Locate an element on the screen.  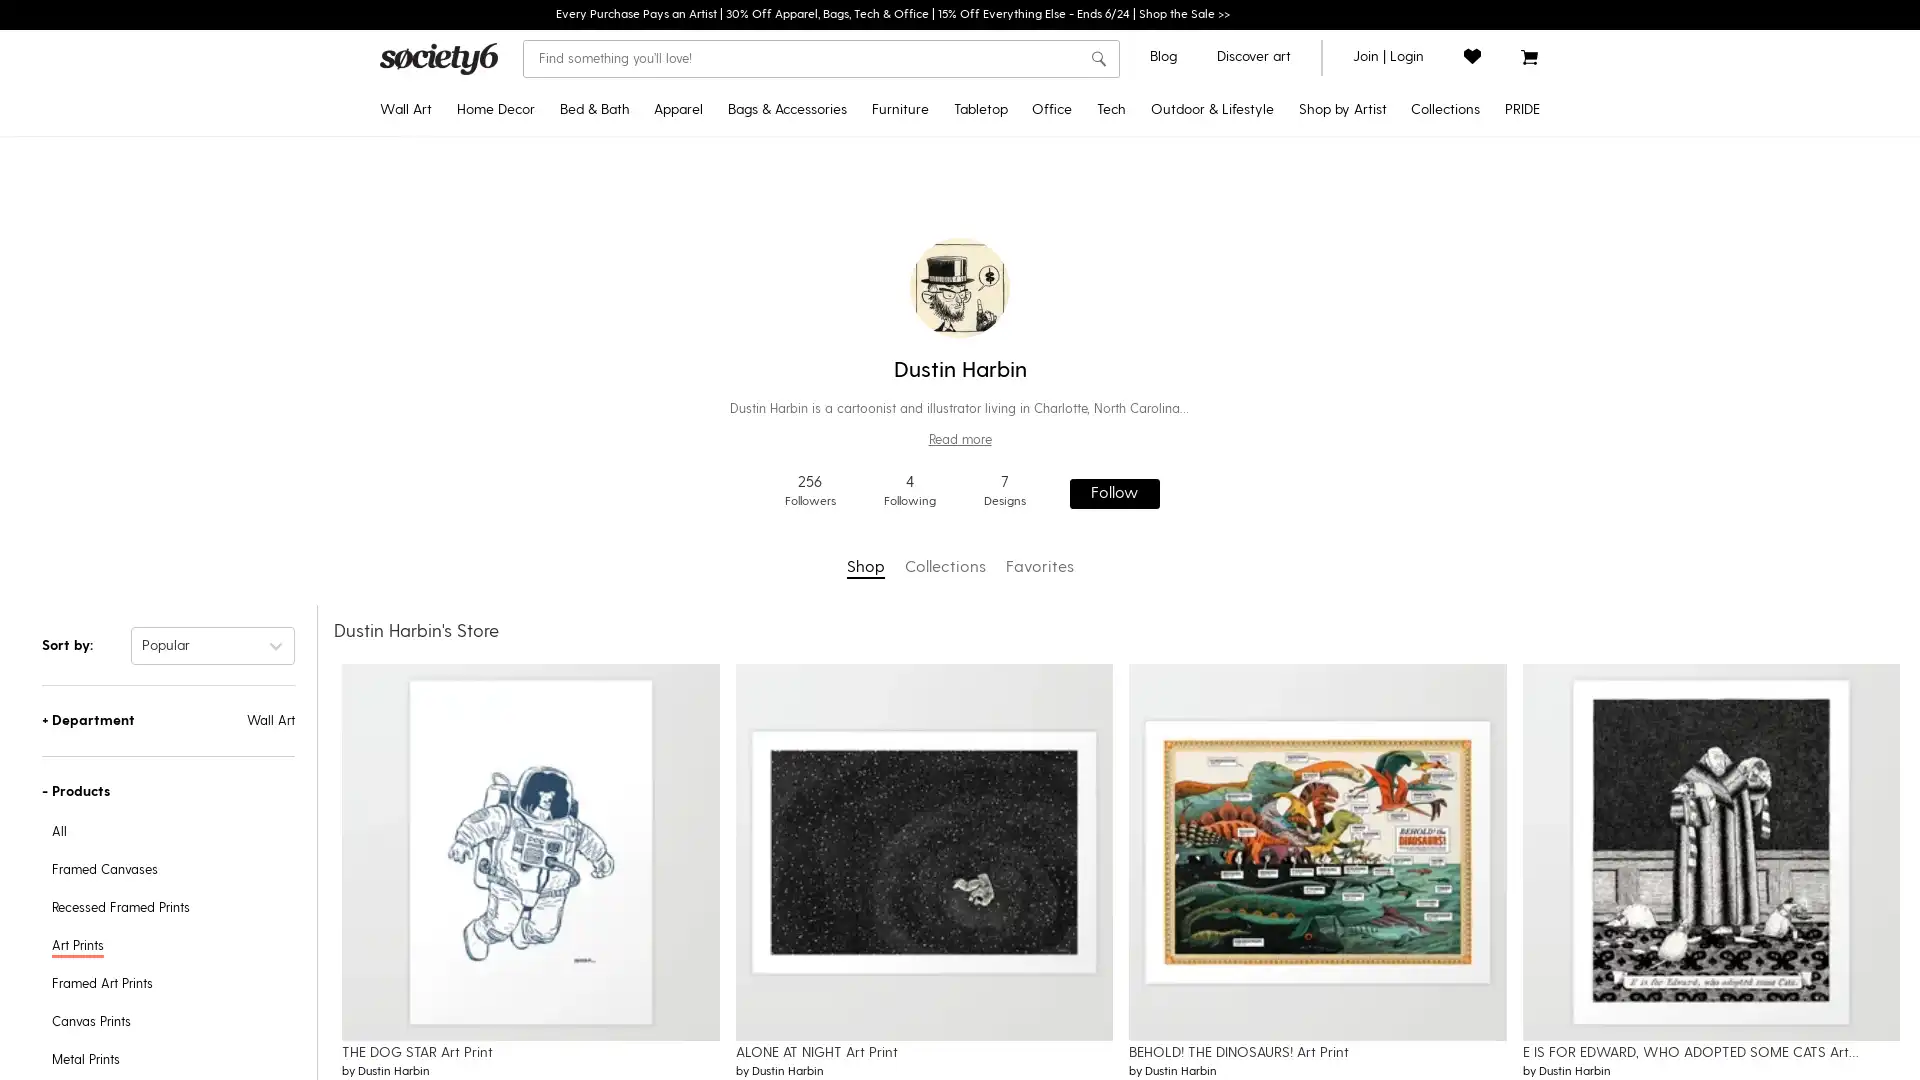
Throw Pillows is located at coordinates (533, 192).